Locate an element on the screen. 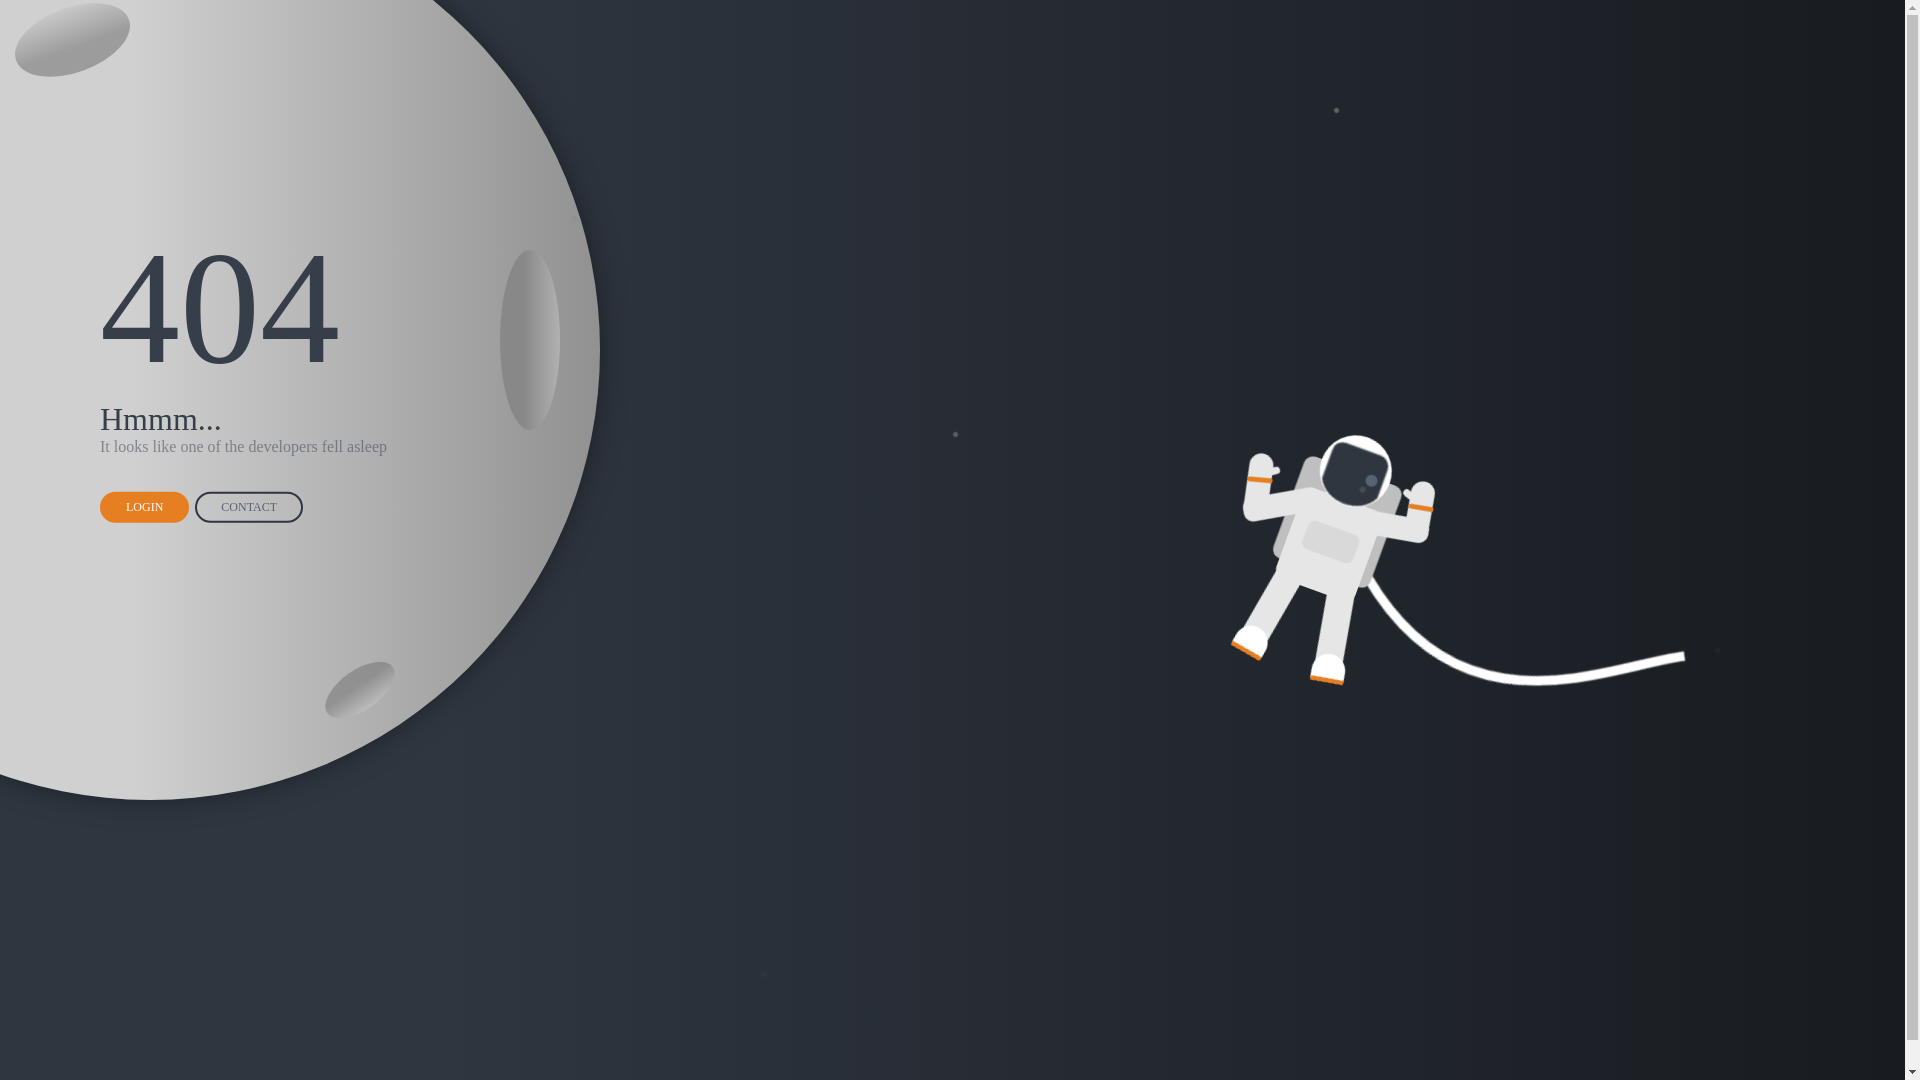  'CONTACT' is located at coordinates (195, 506).